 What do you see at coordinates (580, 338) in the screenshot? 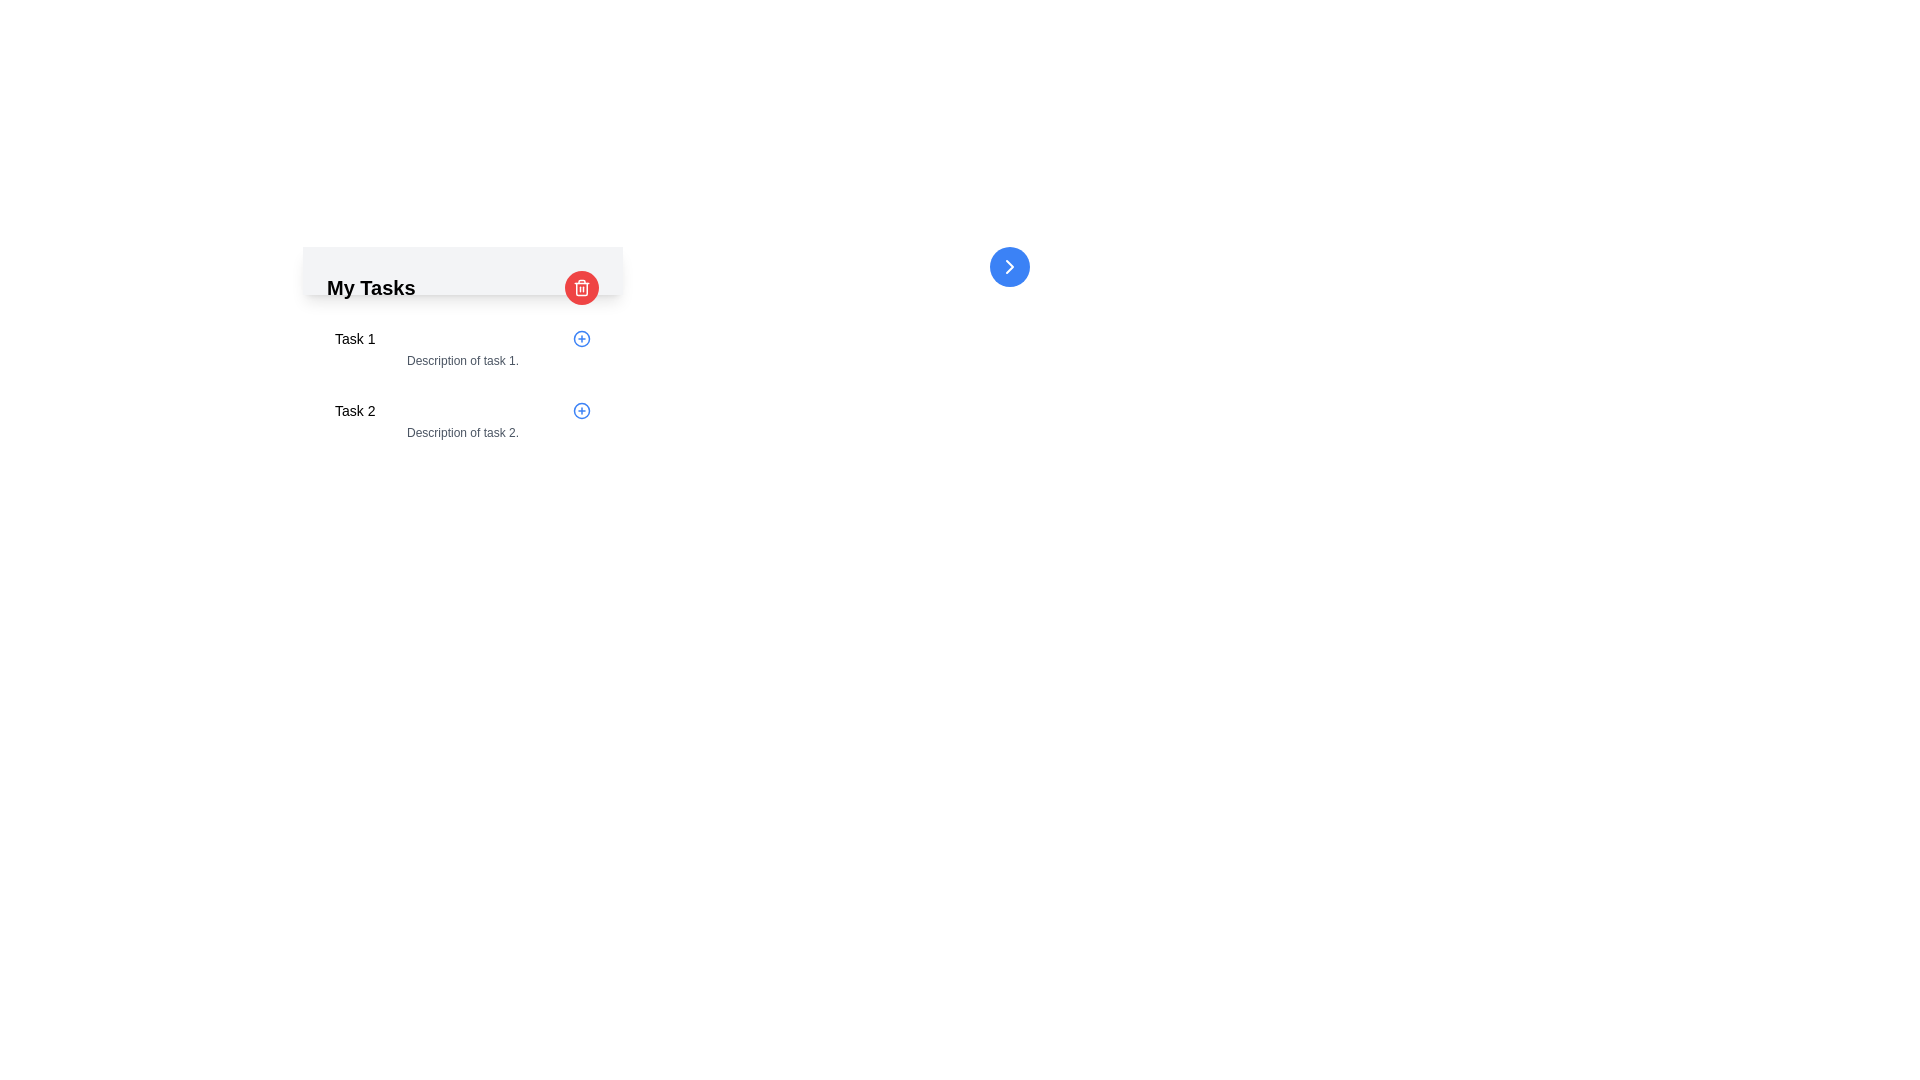
I see `the circular blue icon with a plus sign, located to the far right of 'Task 2' in the task list` at bounding box center [580, 338].